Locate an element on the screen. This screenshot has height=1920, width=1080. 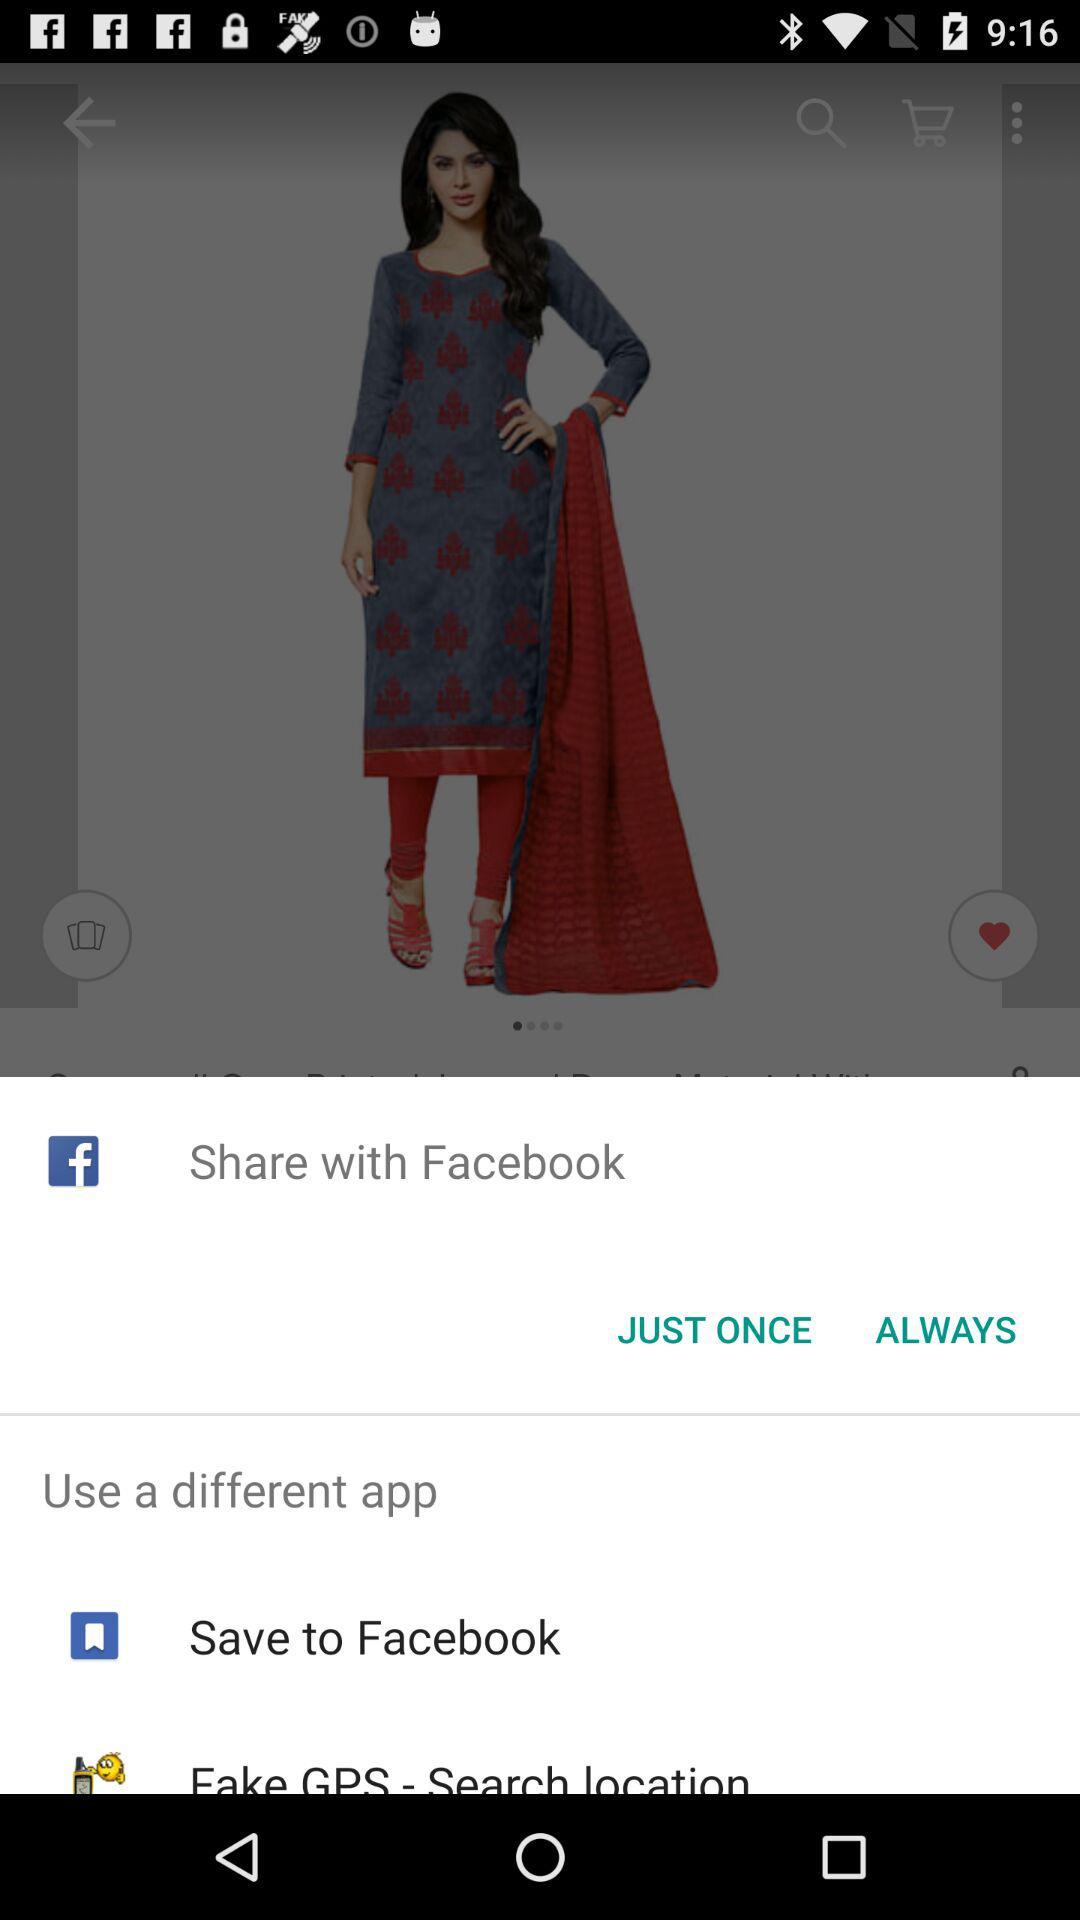
the icon below save to facebook icon is located at coordinates (470, 1772).